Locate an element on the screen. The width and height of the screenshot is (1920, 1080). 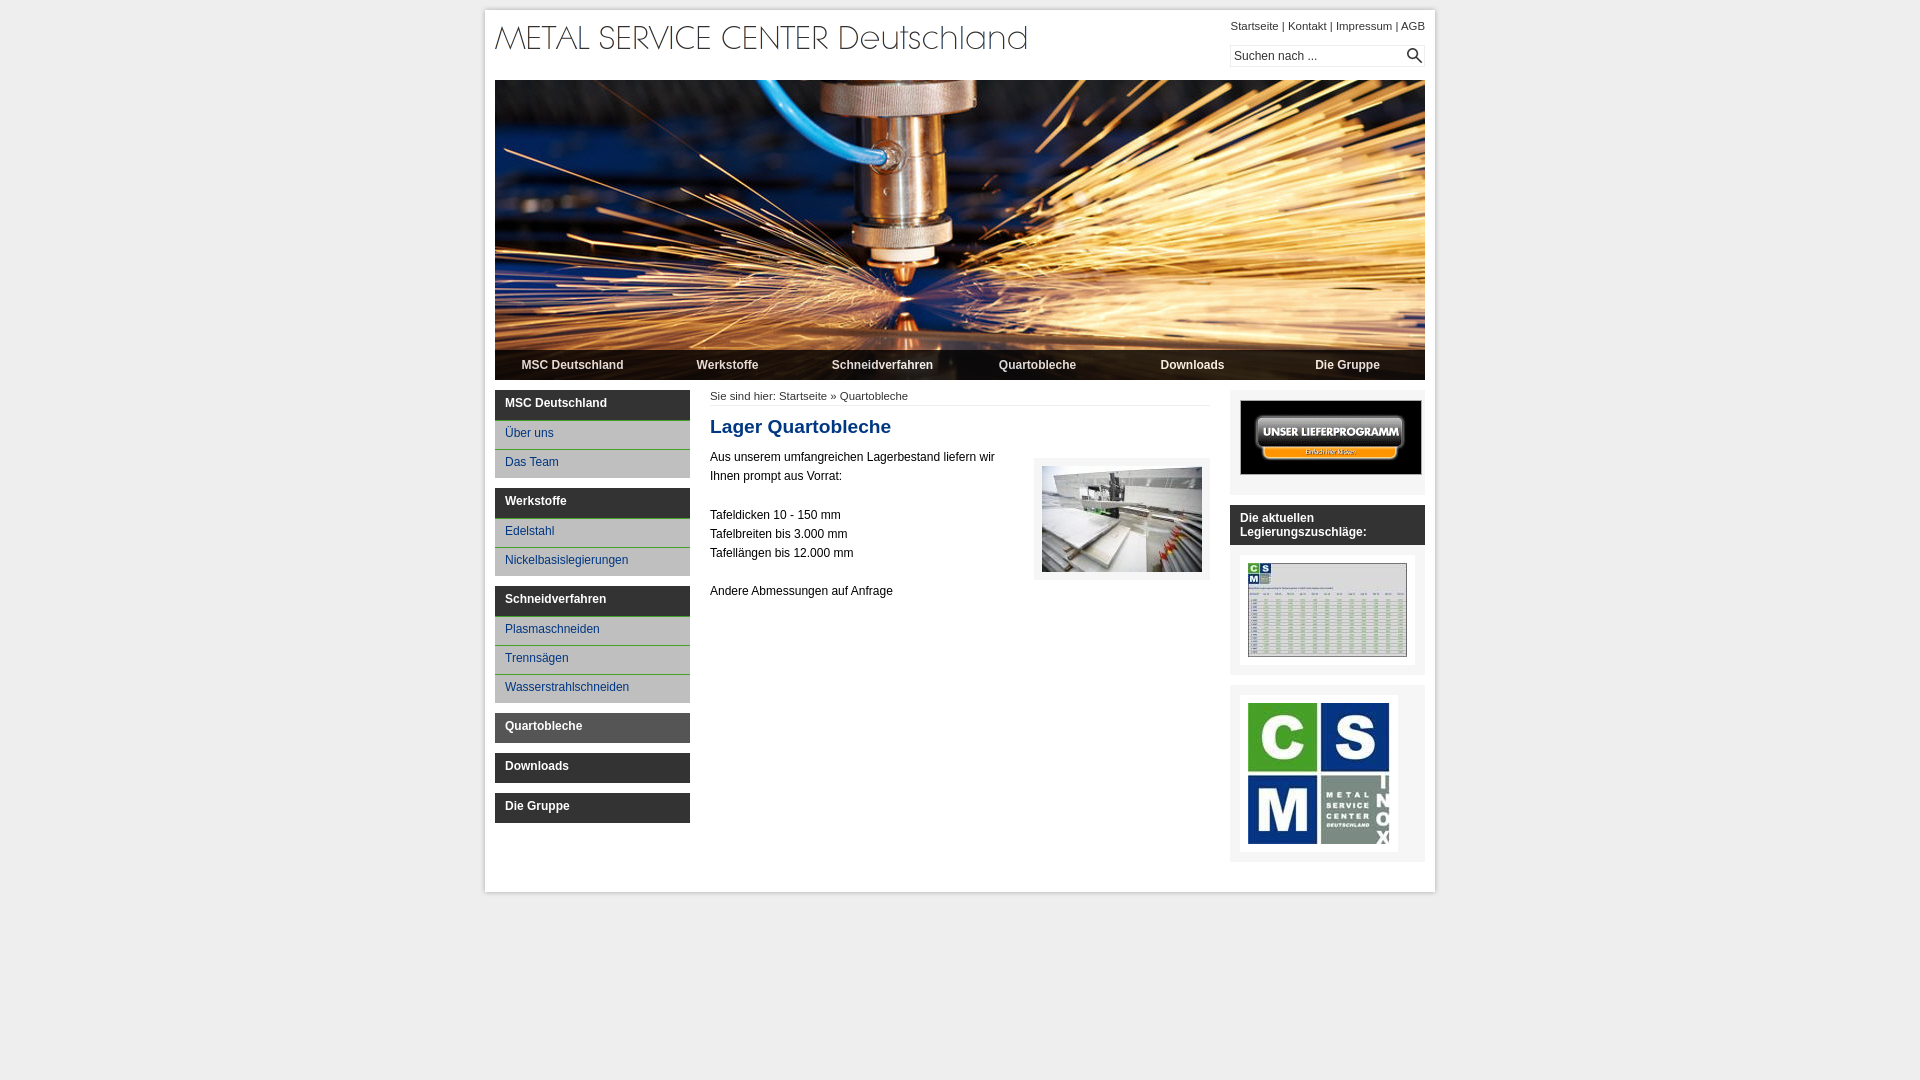
'Edelstahl' is located at coordinates (591, 531).